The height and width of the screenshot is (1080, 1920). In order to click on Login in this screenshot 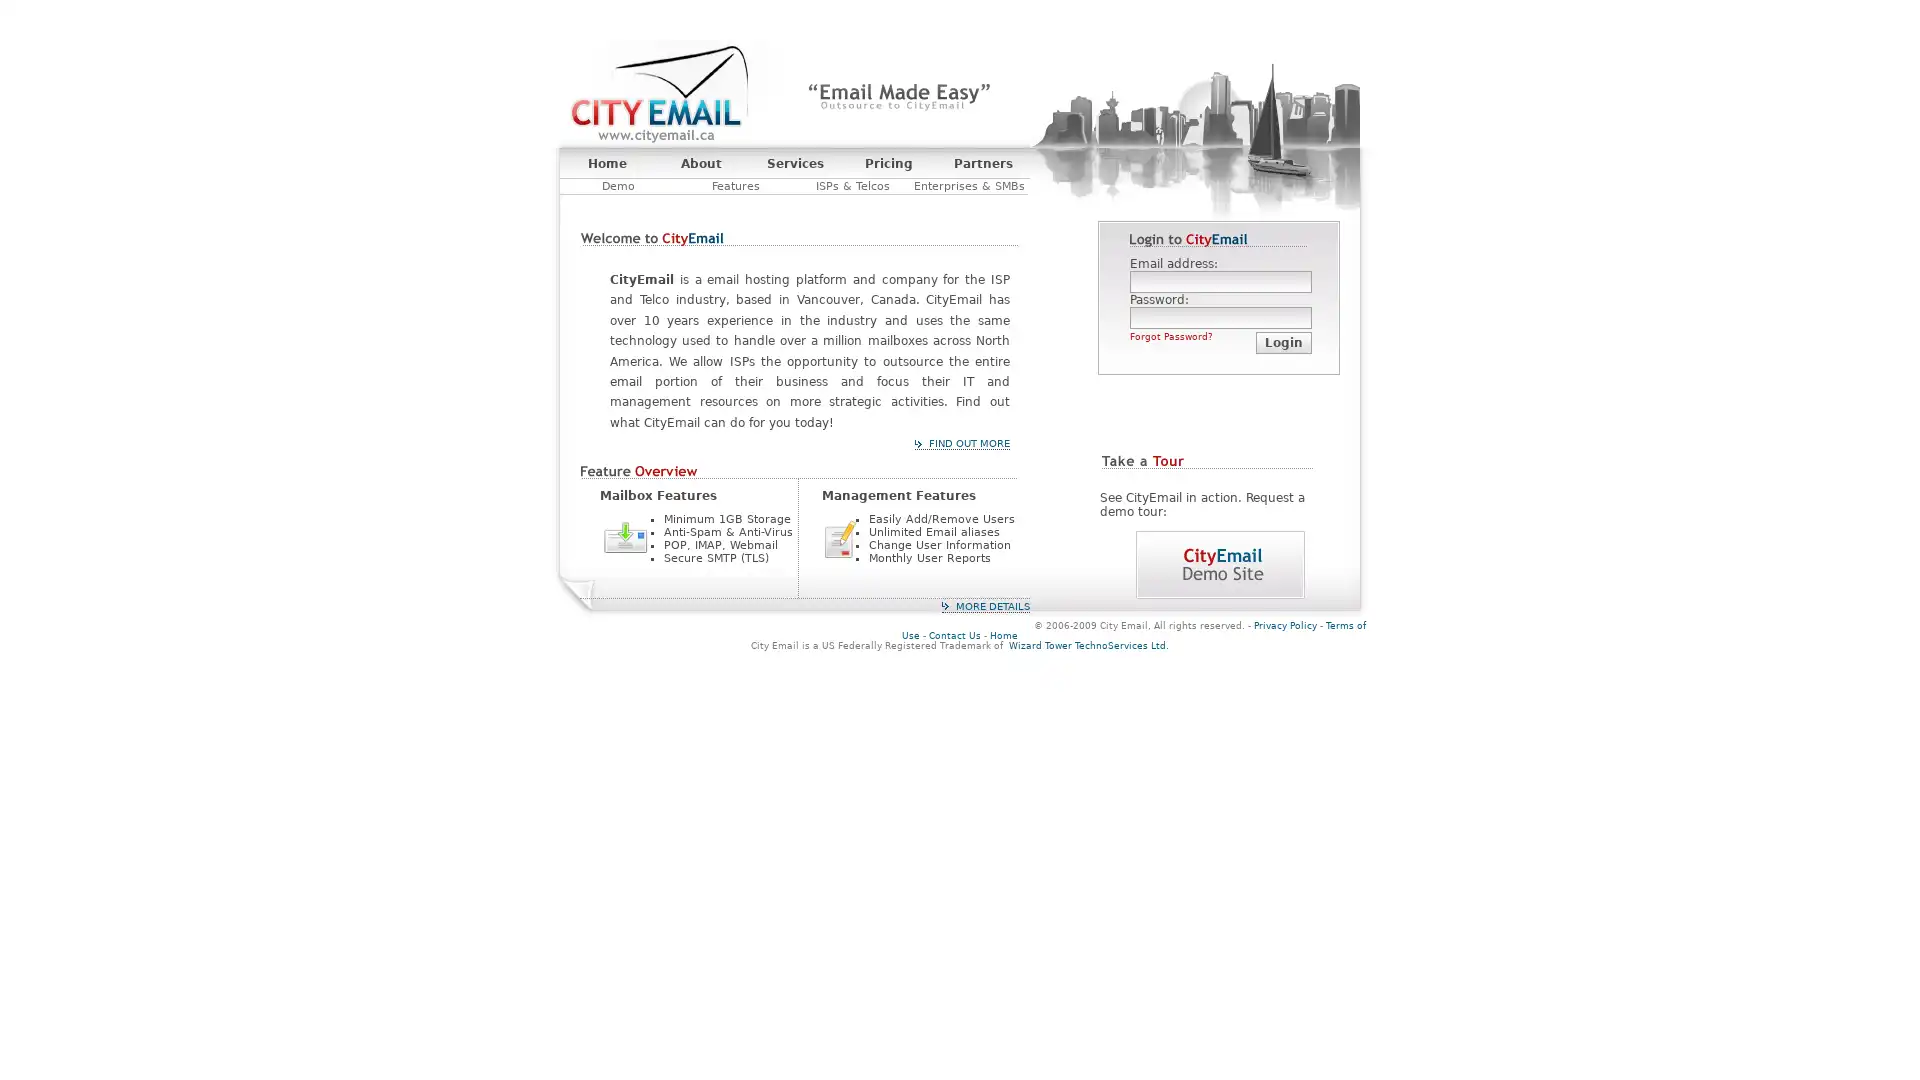, I will do `click(1283, 342)`.